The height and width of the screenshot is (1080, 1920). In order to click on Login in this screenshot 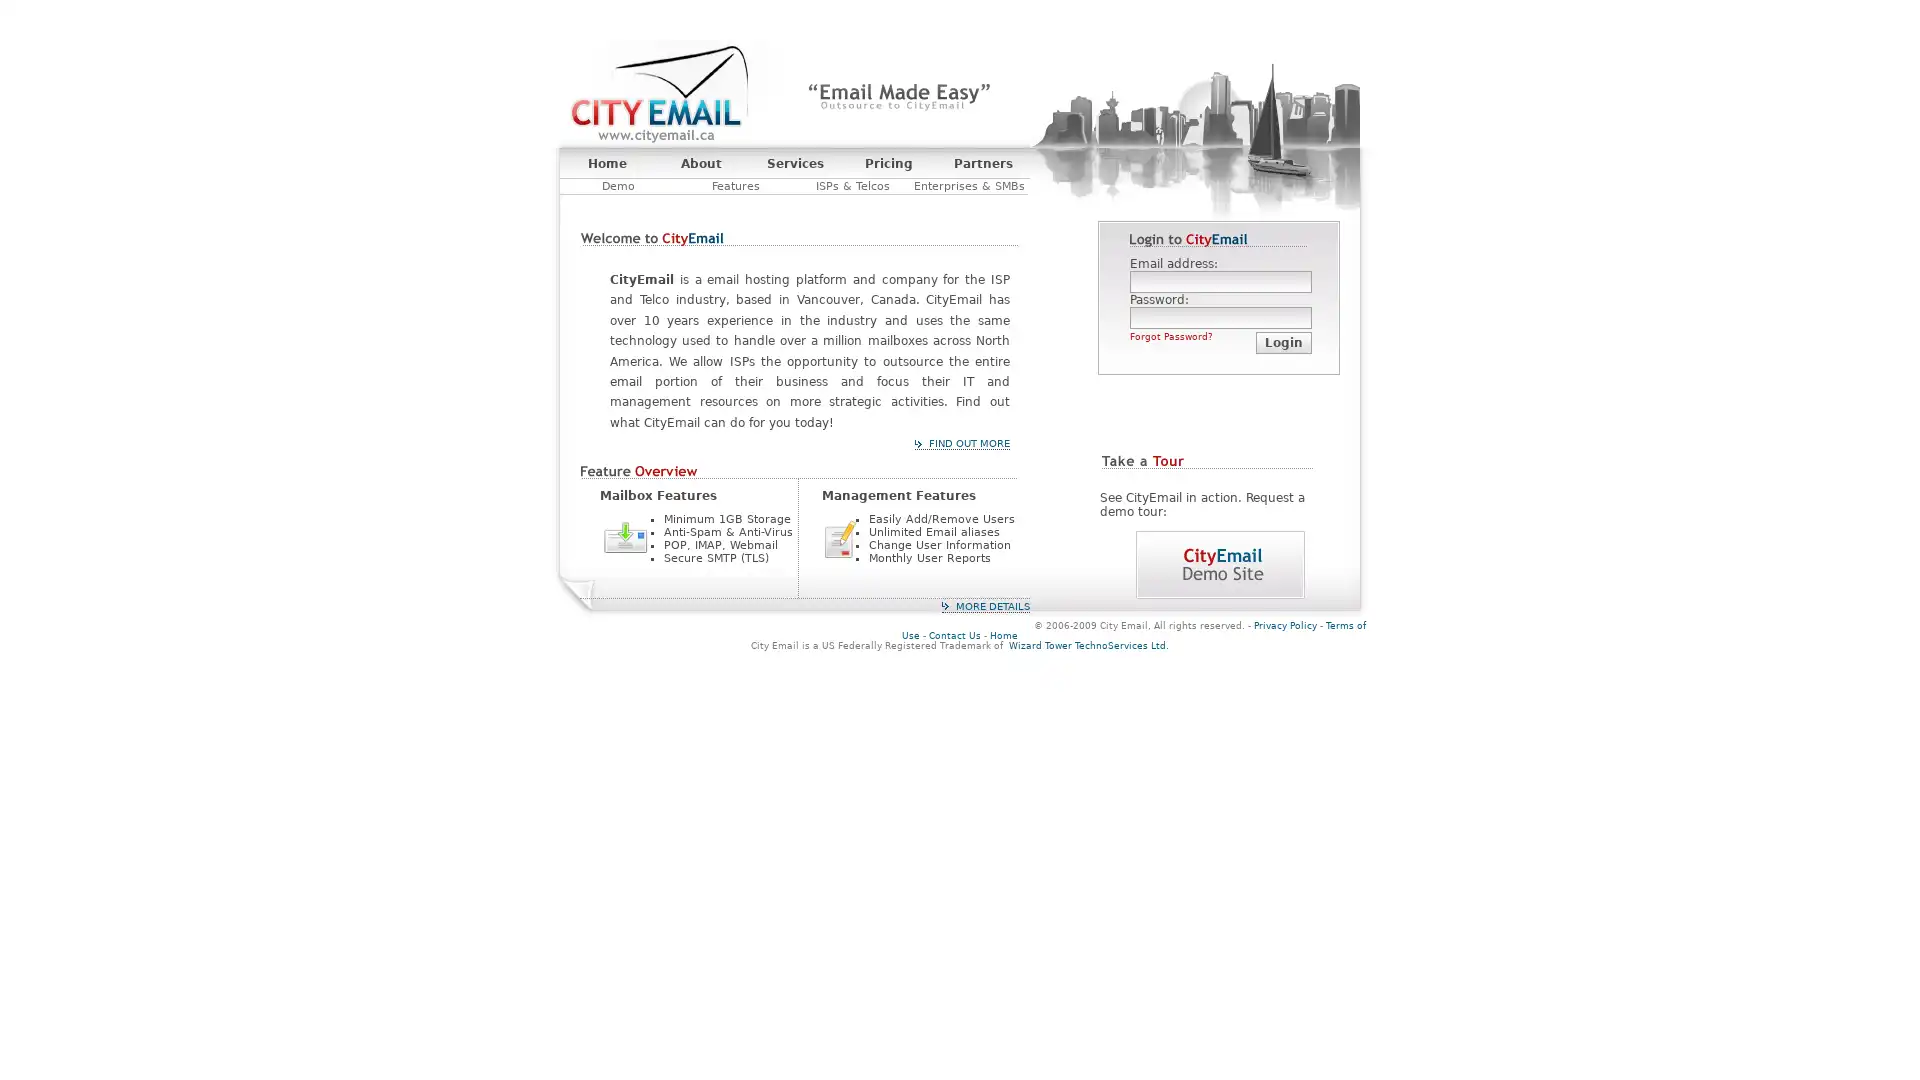, I will do `click(1283, 342)`.